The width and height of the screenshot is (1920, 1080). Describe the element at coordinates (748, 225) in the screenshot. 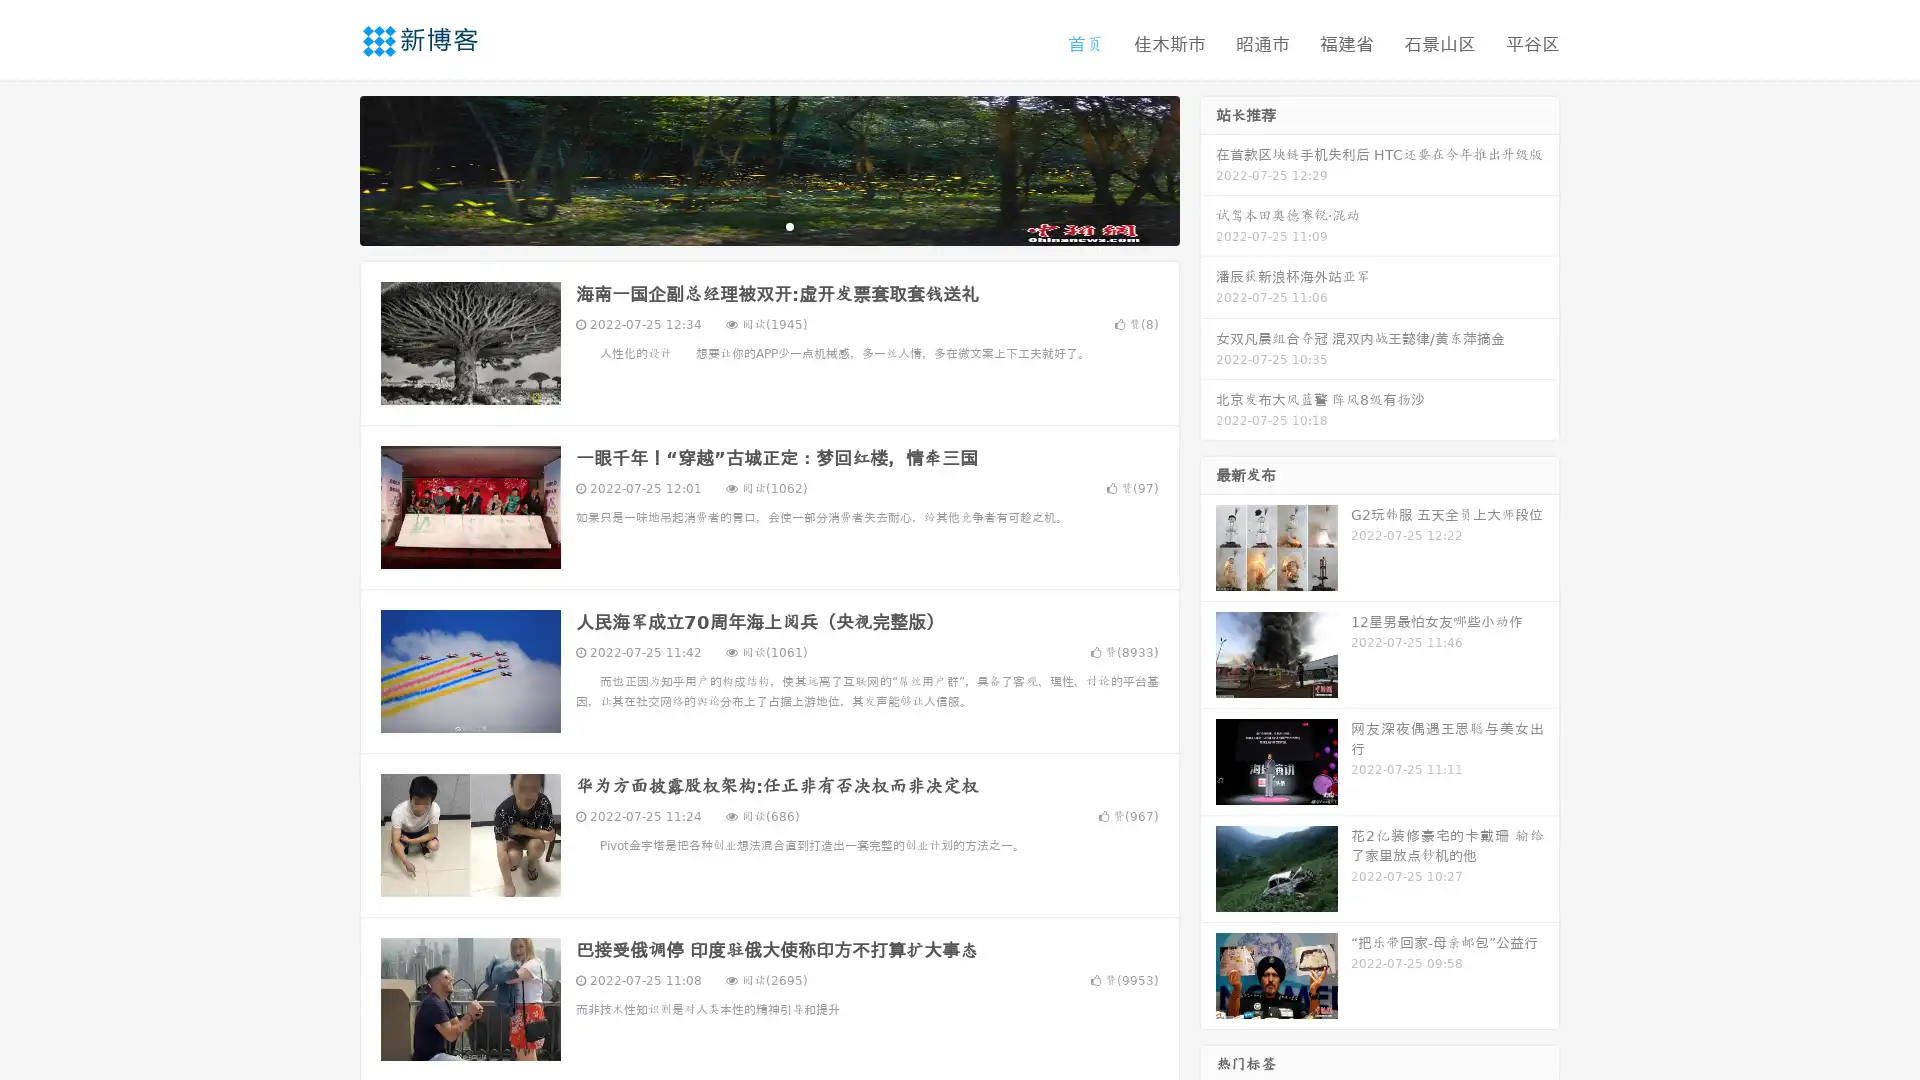

I see `Go to slide 1` at that location.